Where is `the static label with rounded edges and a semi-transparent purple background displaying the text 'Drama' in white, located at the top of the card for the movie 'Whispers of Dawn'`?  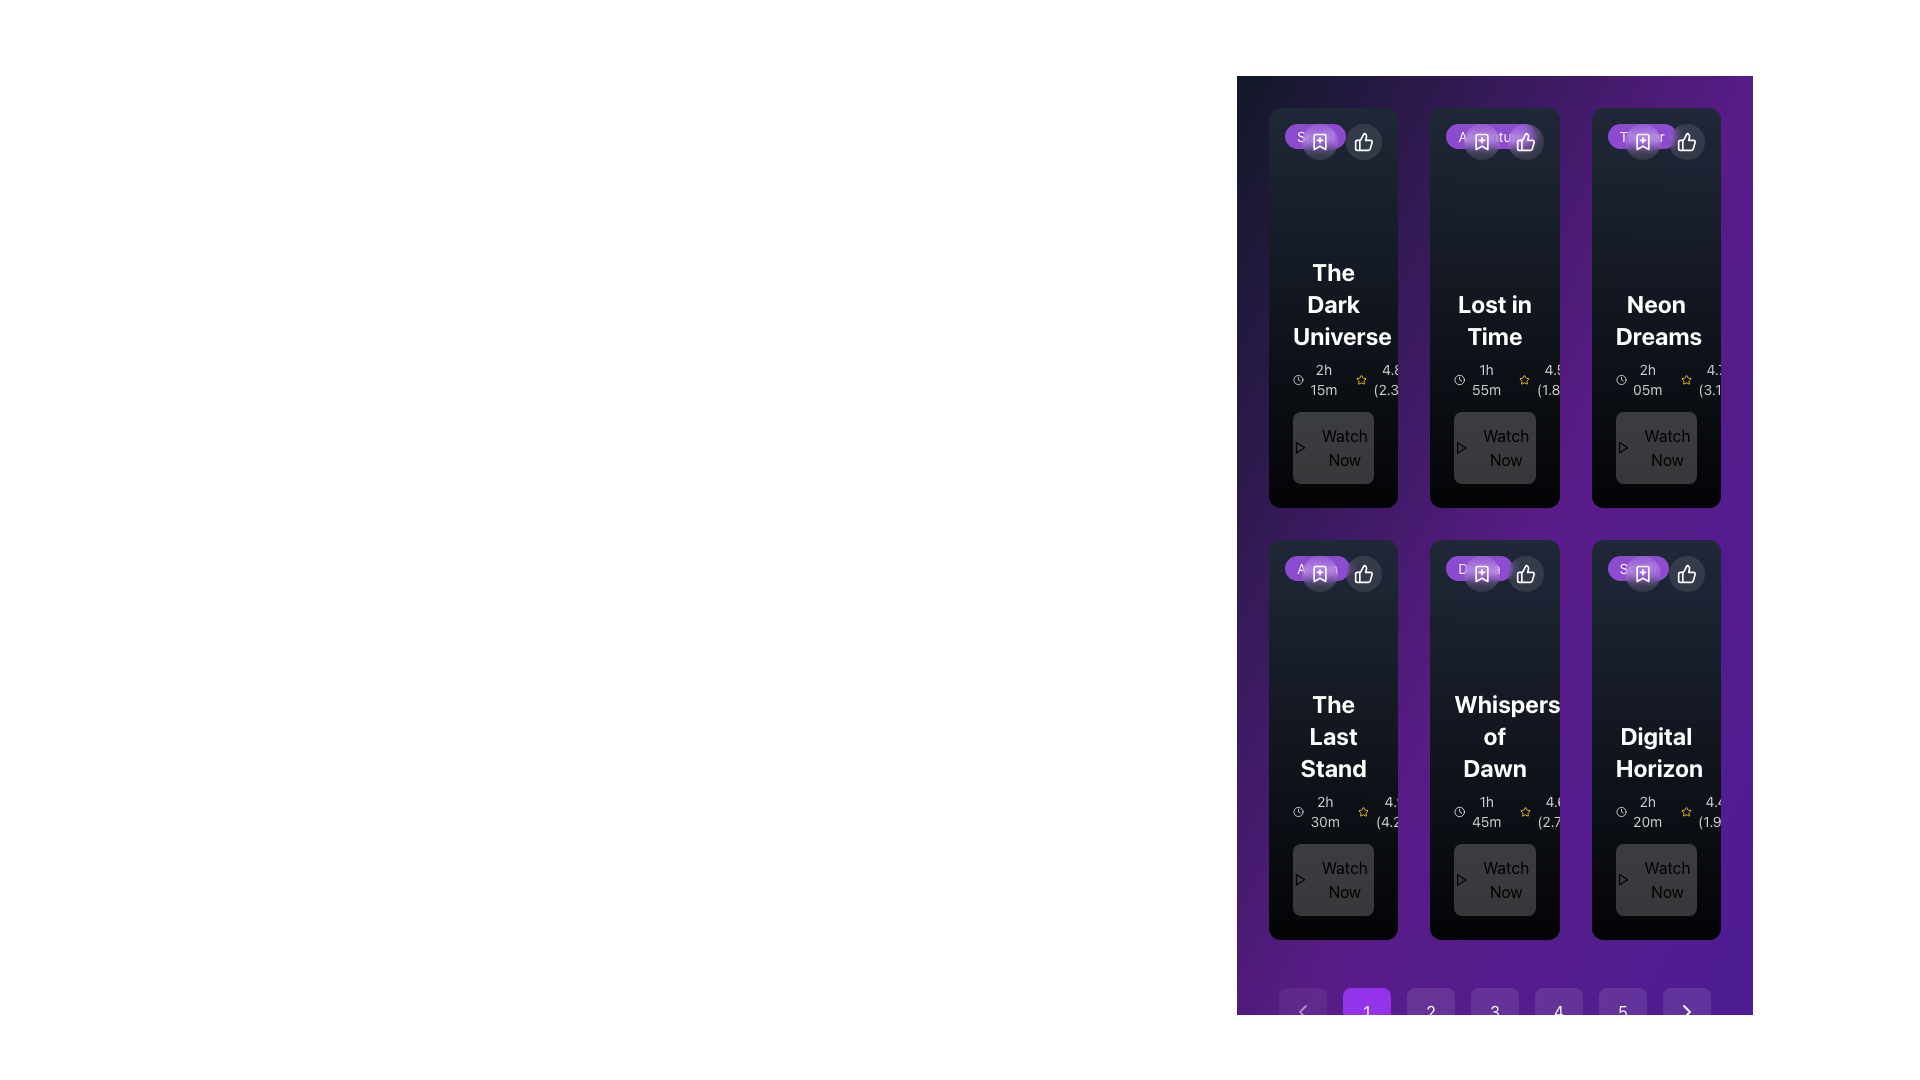
the static label with rounded edges and a semi-transparent purple background displaying the text 'Drama' in white, located at the top of the card for the movie 'Whispers of Dawn' is located at coordinates (1479, 568).